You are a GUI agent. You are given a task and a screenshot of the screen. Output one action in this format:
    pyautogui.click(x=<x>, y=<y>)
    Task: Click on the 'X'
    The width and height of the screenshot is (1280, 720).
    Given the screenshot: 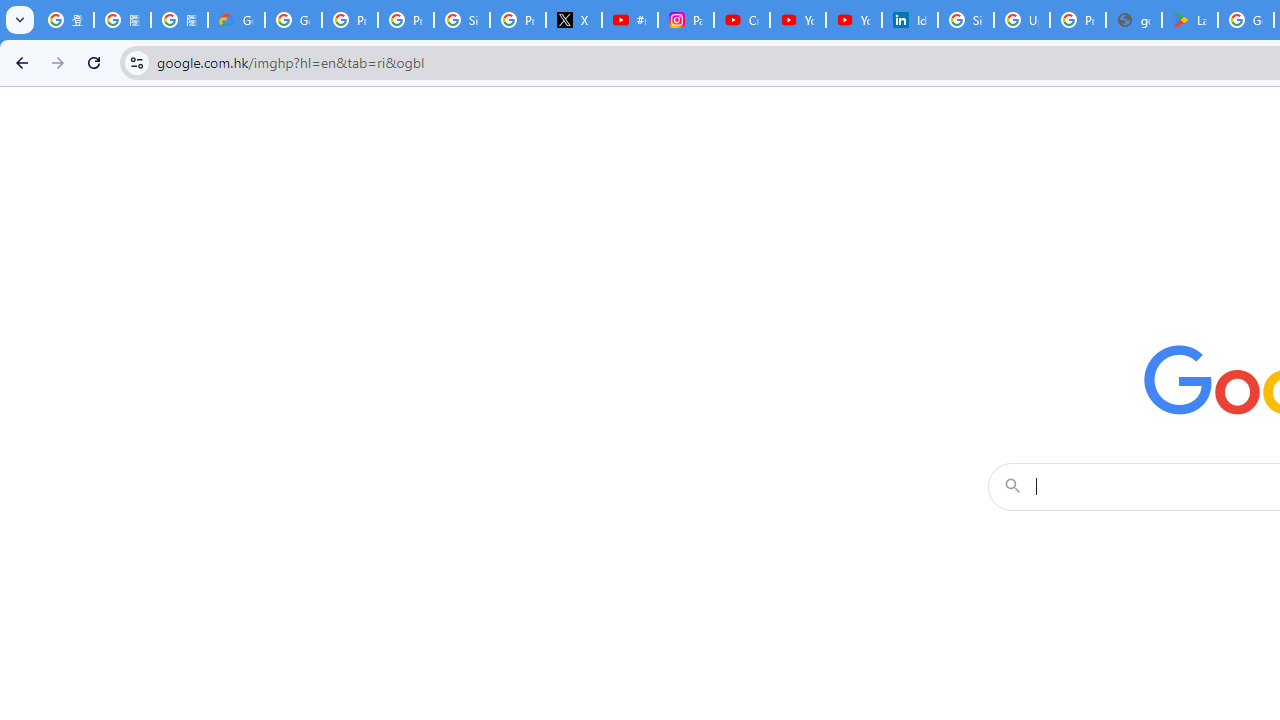 What is the action you would take?
    pyautogui.click(x=573, y=20)
    